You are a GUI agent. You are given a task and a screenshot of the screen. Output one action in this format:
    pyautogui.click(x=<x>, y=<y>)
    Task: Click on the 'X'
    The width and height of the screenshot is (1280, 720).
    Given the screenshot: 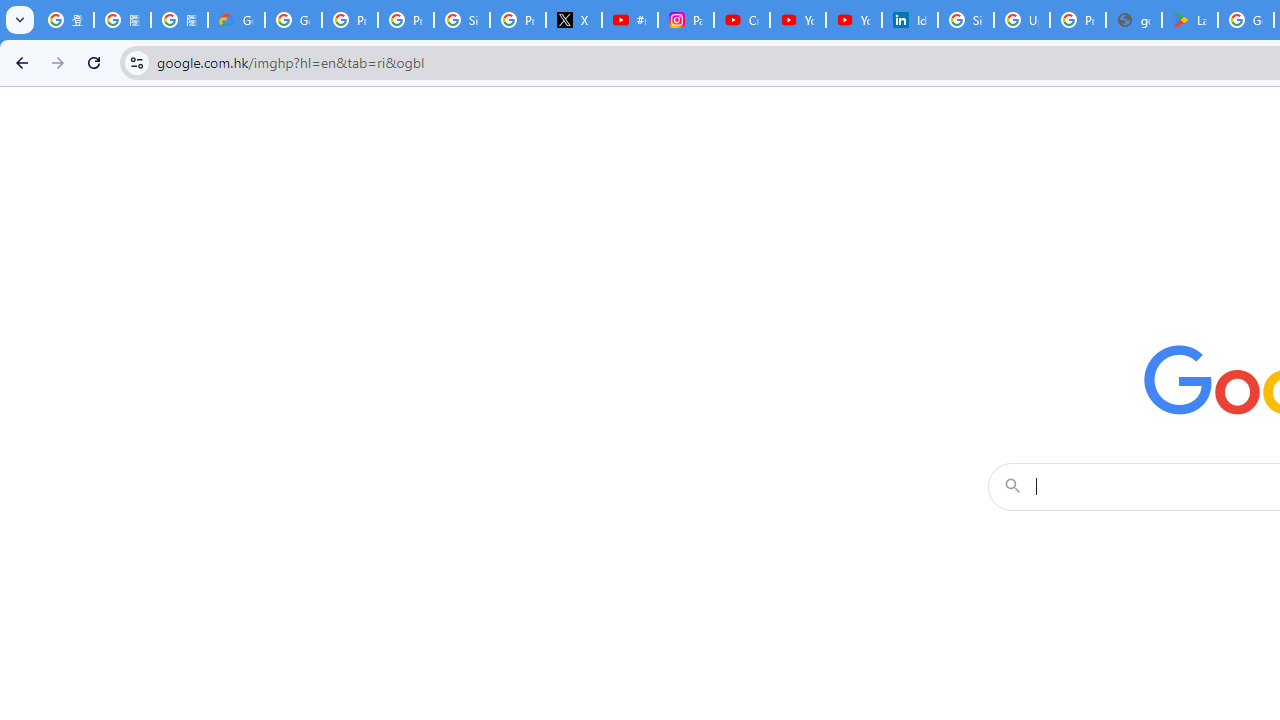 What is the action you would take?
    pyautogui.click(x=573, y=20)
    